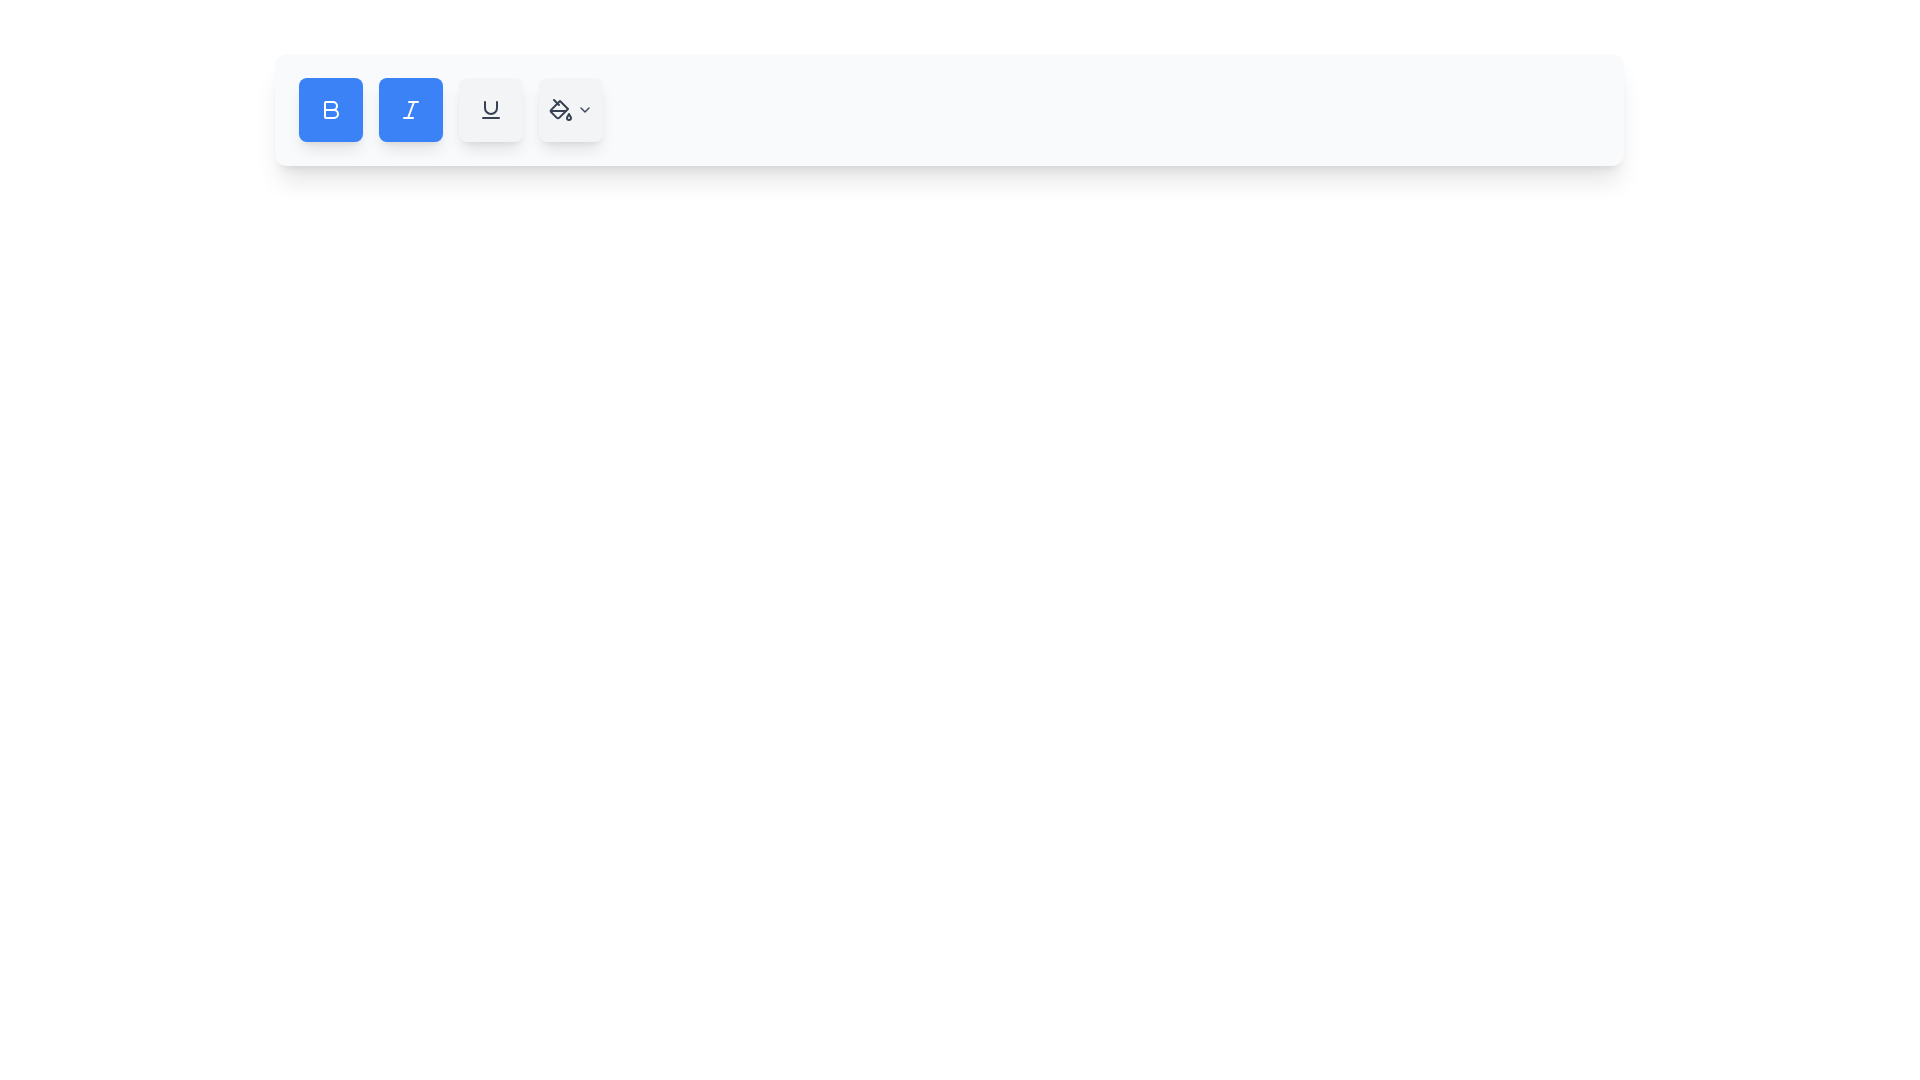 This screenshot has width=1920, height=1080. What do you see at coordinates (410, 110) in the screenshot?
I see `the italic formatting button, which is the second in a horizontal sequence of stylistic controls` at bounding box center [410, 110].